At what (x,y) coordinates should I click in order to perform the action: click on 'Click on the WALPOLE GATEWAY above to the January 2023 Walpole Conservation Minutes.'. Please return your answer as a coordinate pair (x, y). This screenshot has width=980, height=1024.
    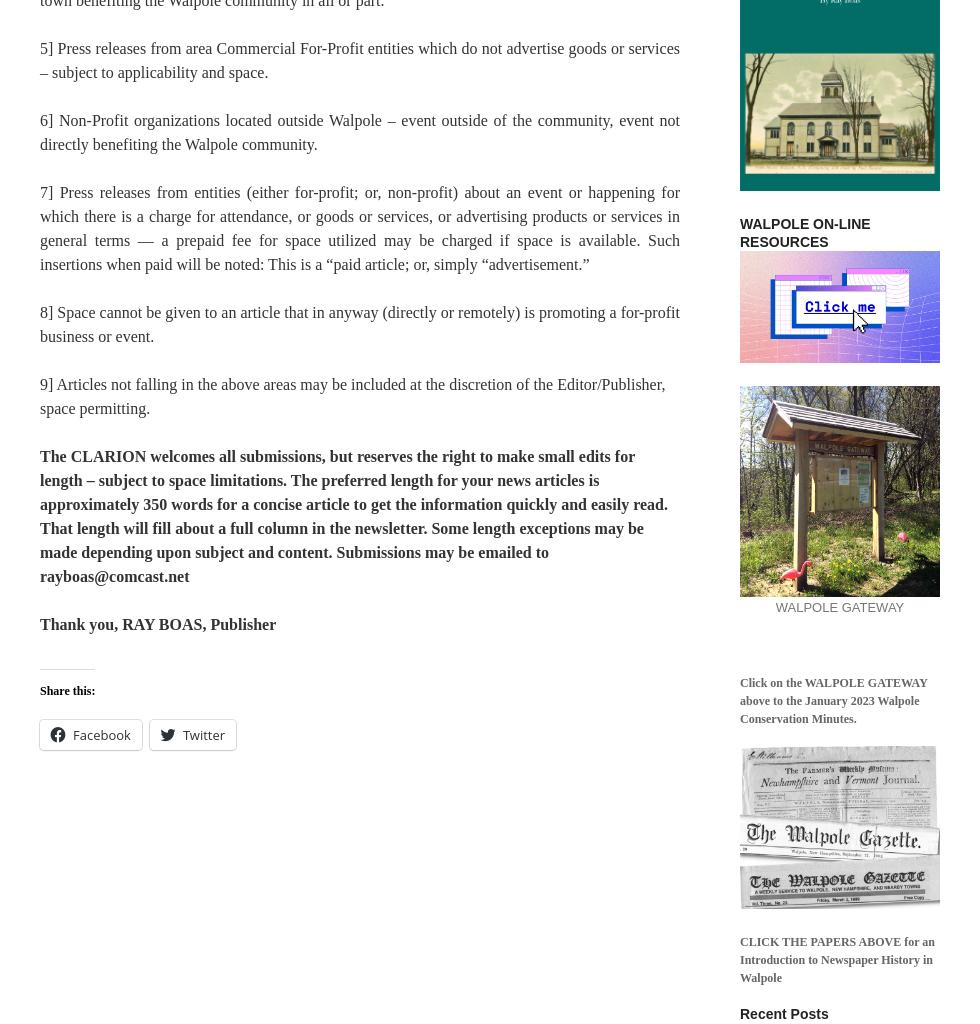
    Looking at the image, I should click on (833, 701).